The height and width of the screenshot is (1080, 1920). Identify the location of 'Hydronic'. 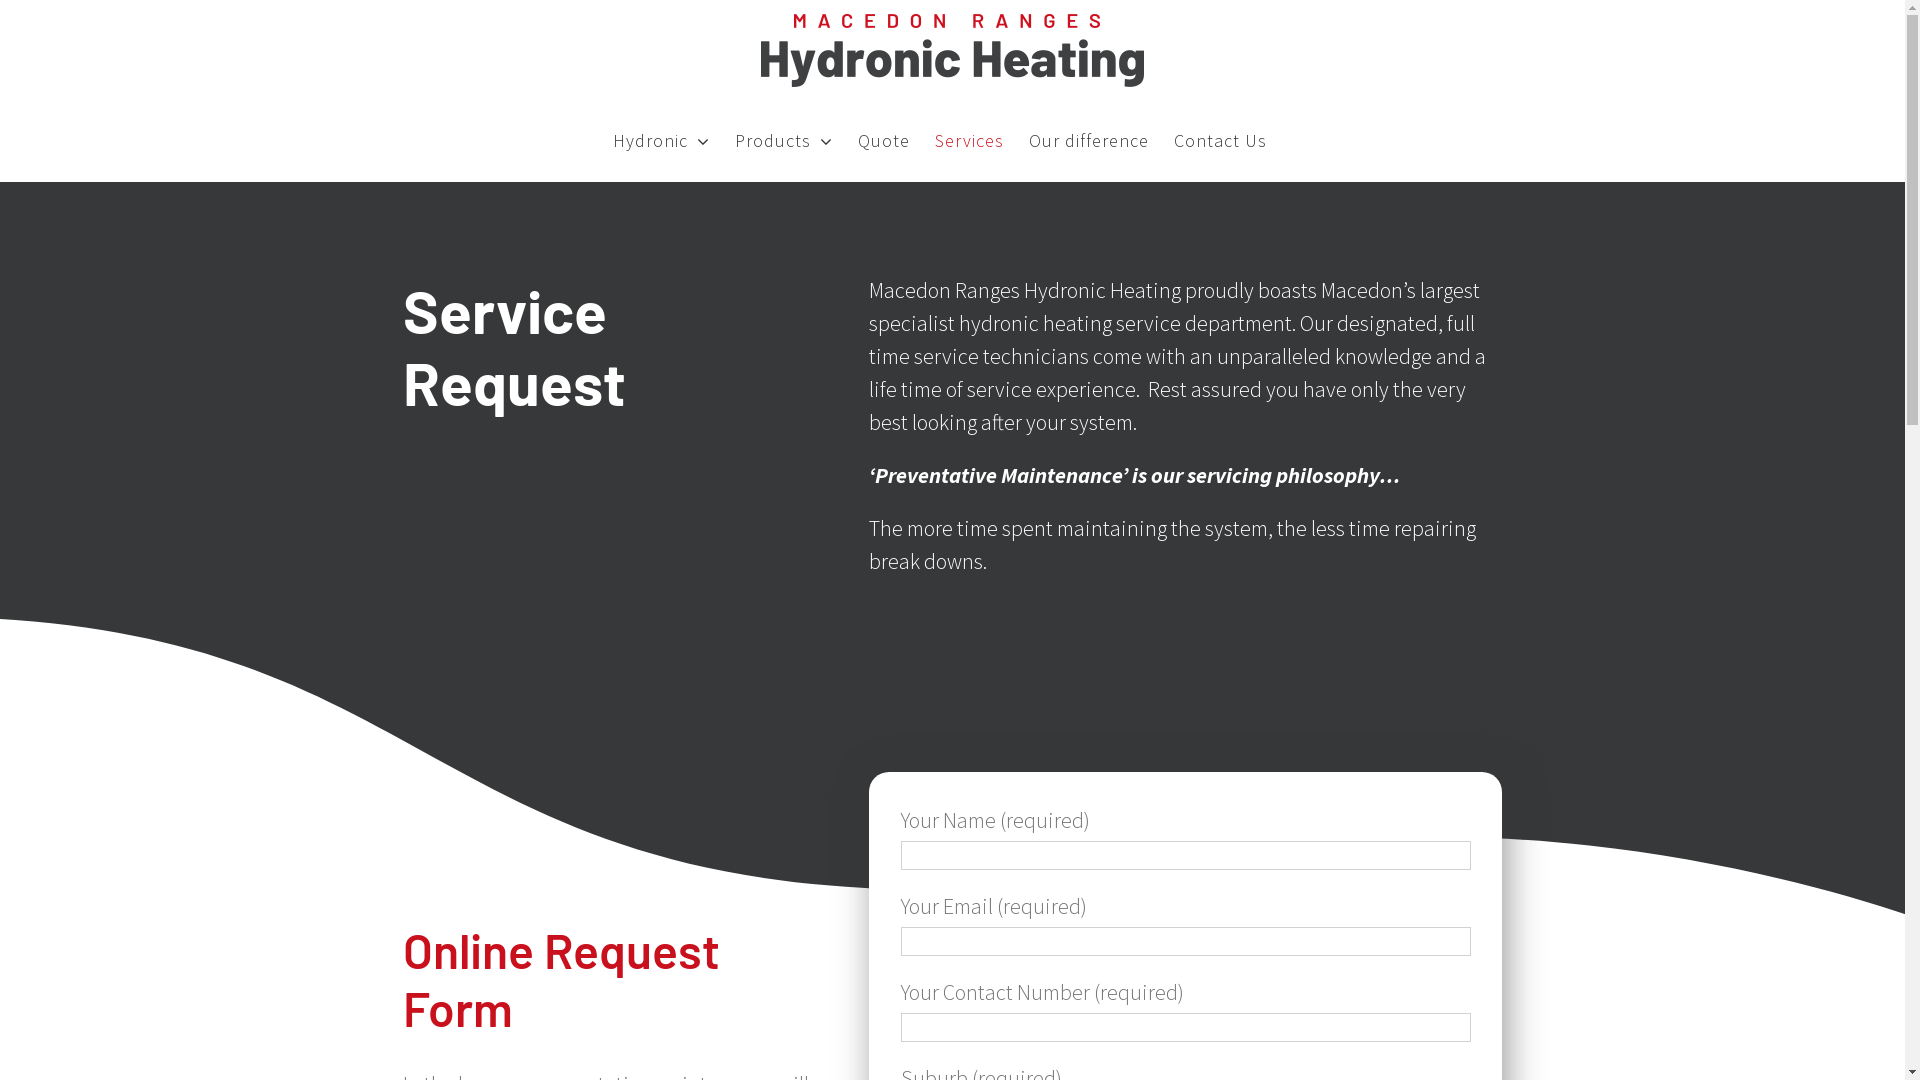
(661, 140).